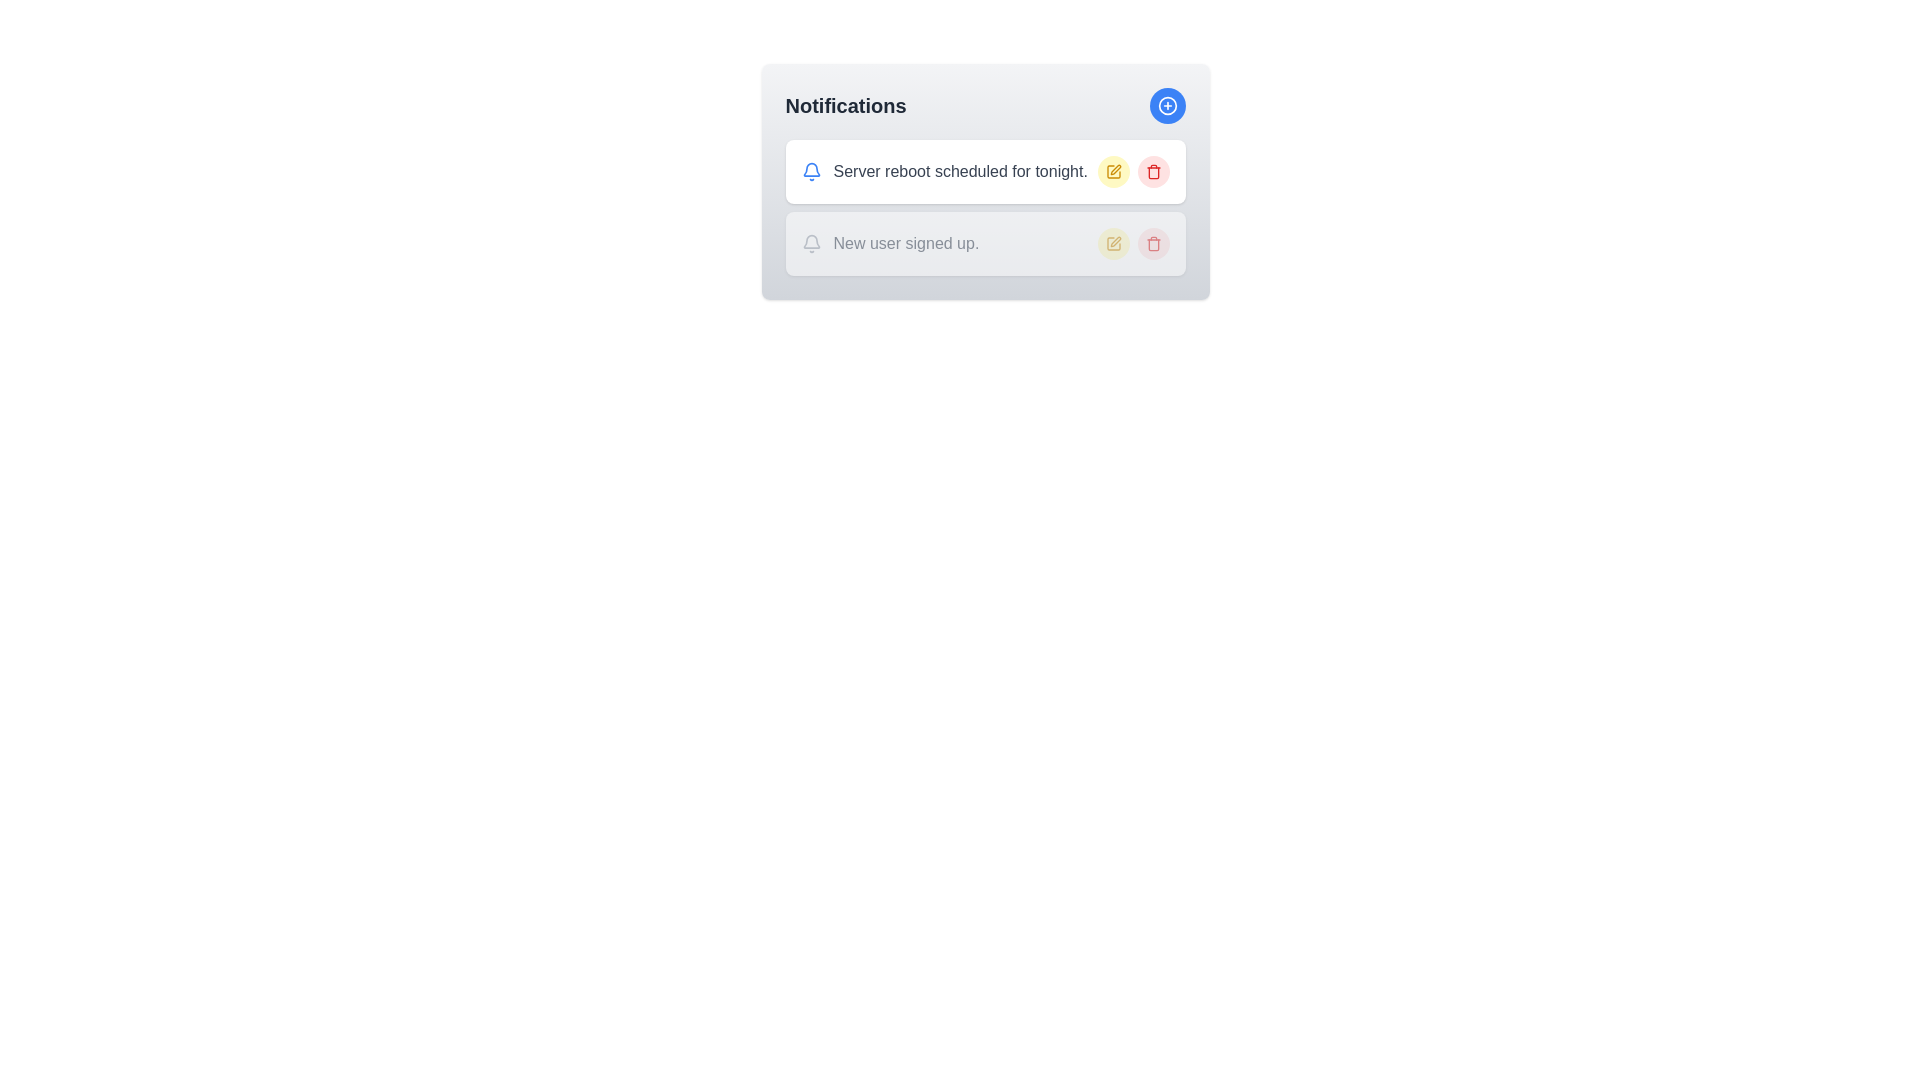 This screenshot has width=1920, height=1080. I want to click on the notification context icon located to the left of the text 'New user signed up.' in the notifications list, so click(811, 242).